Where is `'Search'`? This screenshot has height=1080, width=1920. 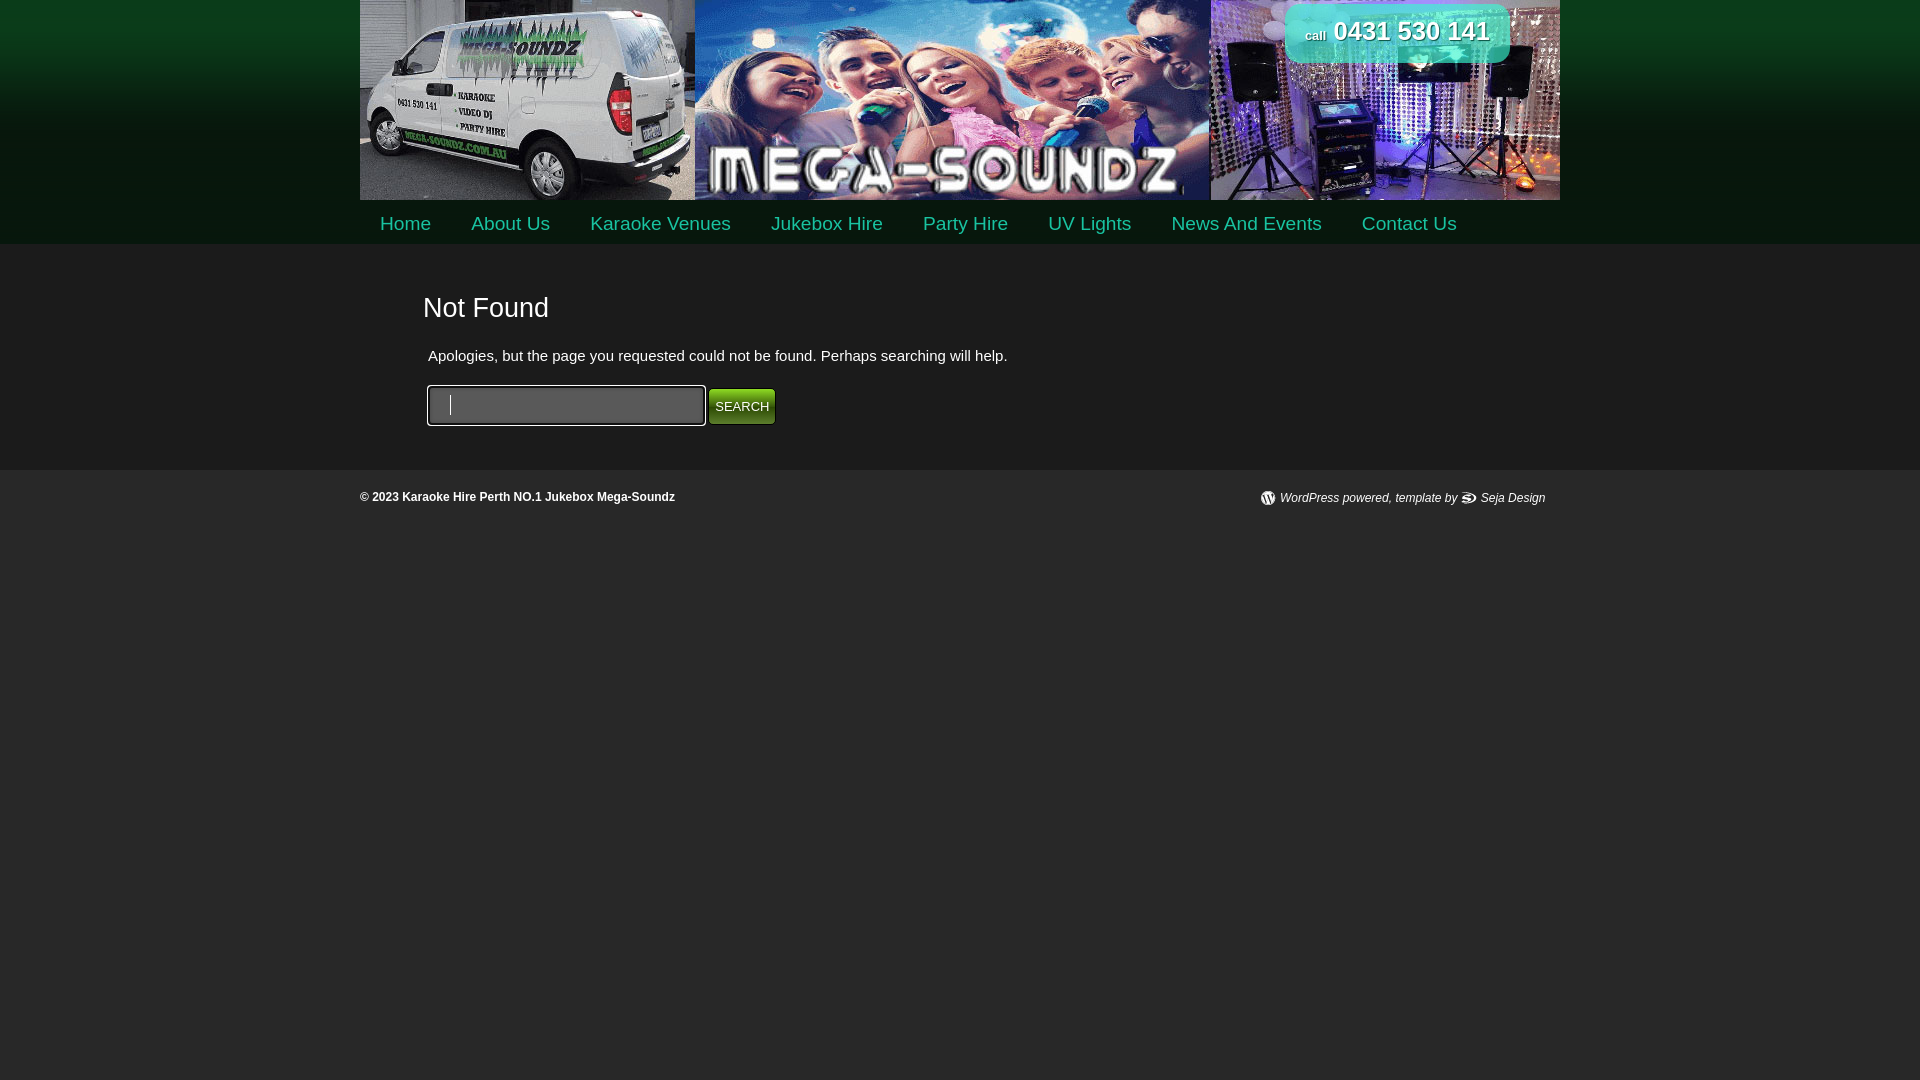 'Search' is located at coordinates (741, 405).